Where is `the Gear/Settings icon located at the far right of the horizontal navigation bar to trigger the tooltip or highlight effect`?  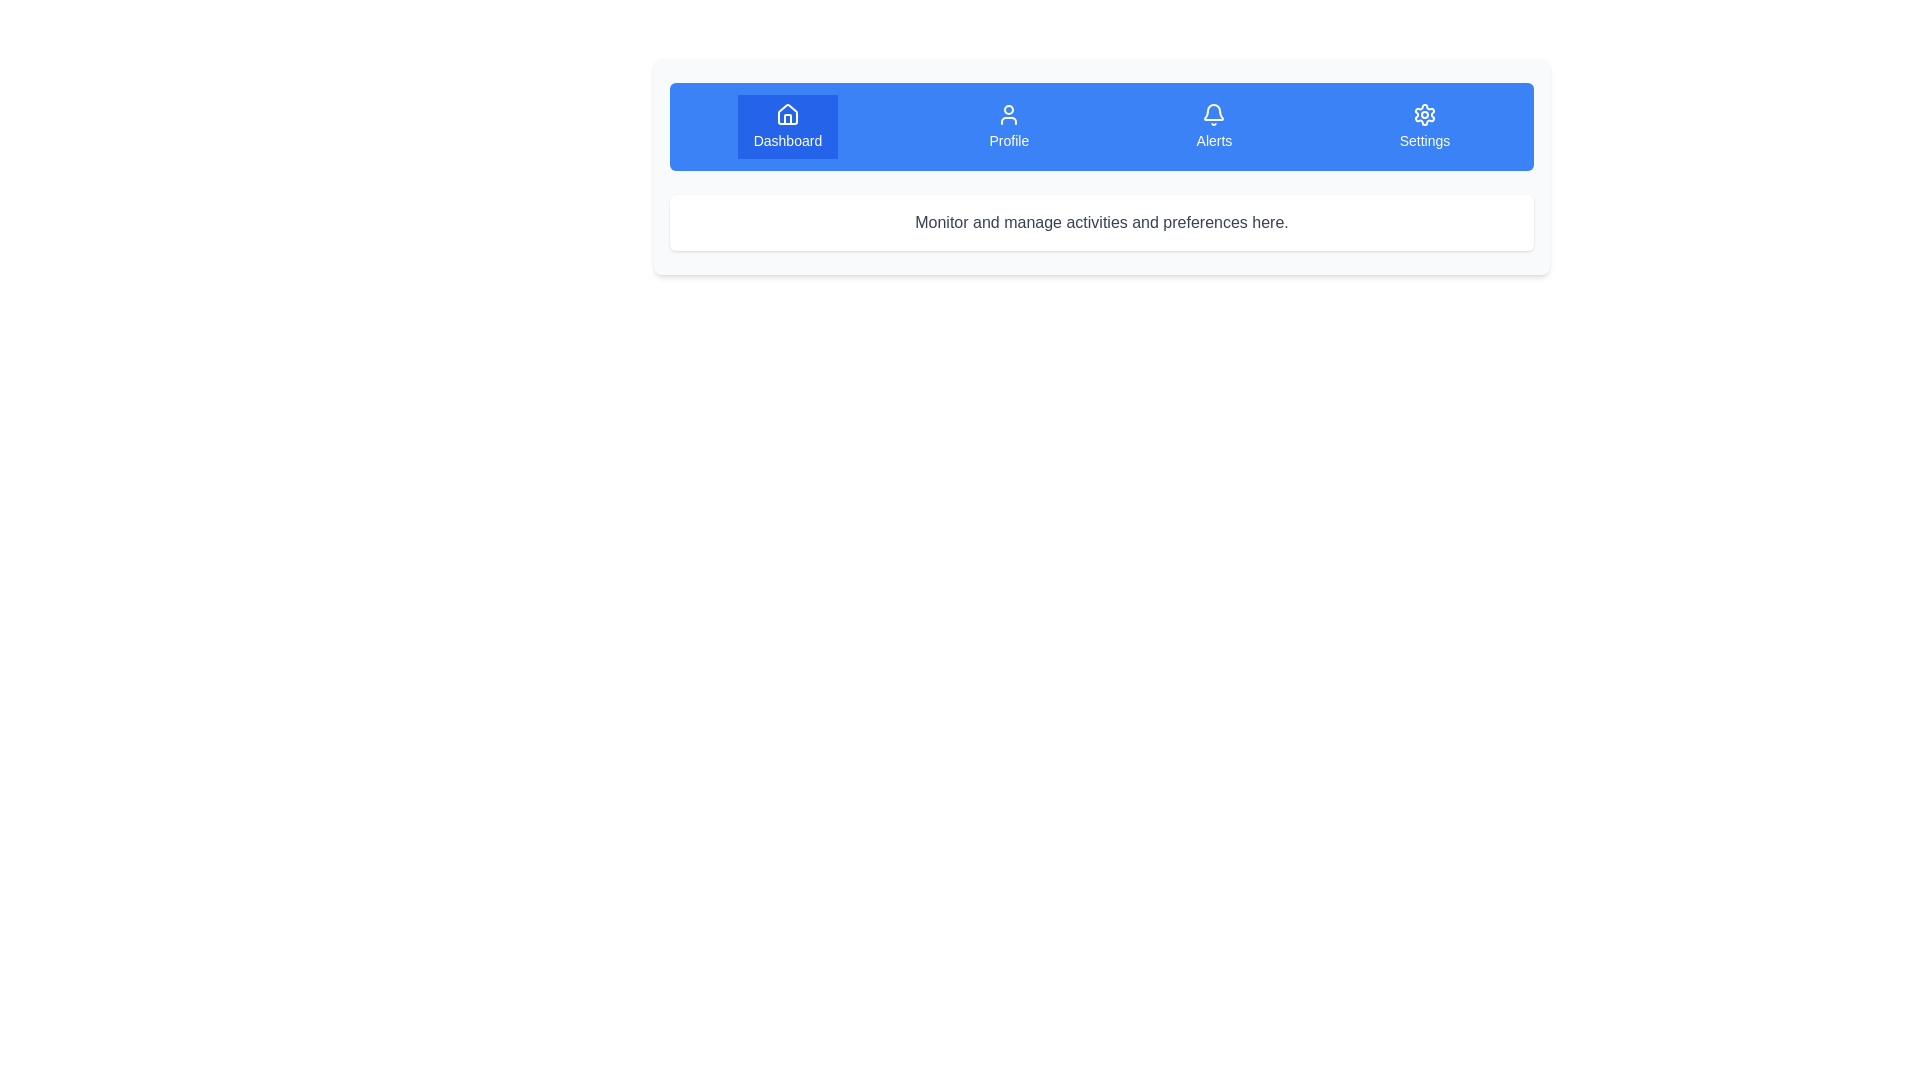 the Gear/Settings icon located at the far right of the horizontal navigation bar to trigger the tooltip or highlight effect is located at coordinates (1424, 115).